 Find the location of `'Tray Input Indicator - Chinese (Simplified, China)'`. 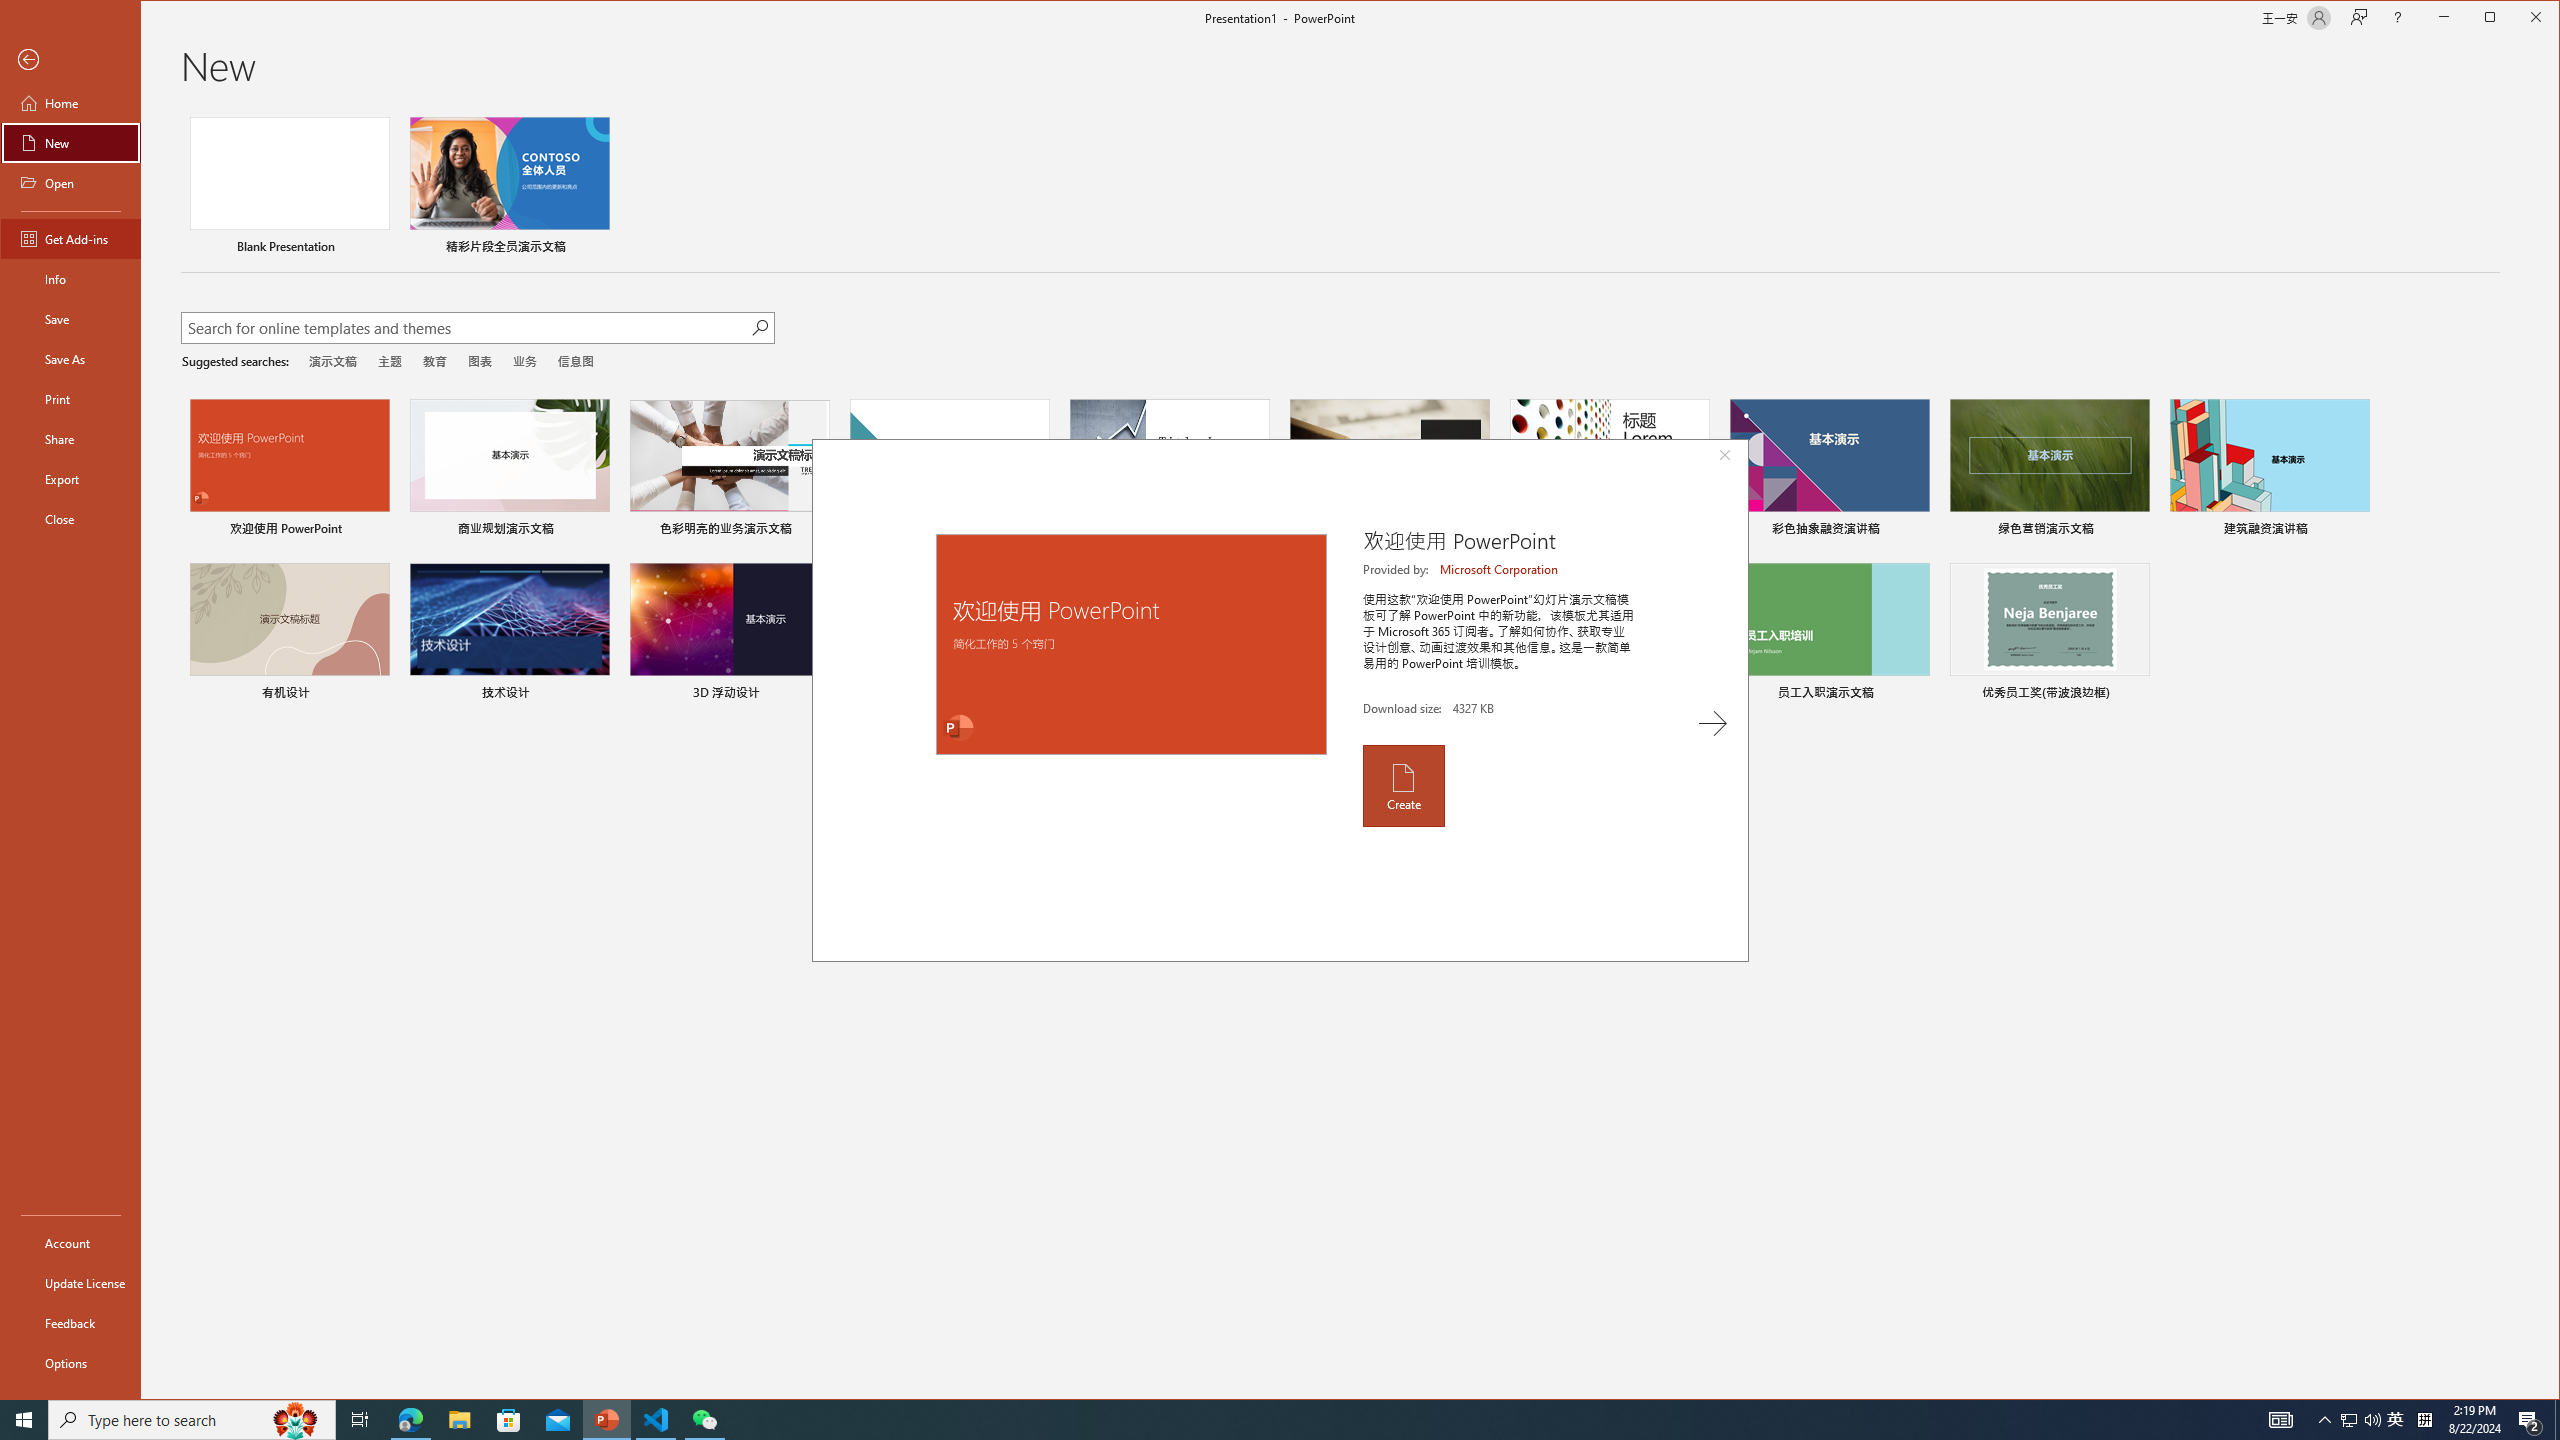

'Tray Input Indicator - Chinese (Simplified, China)' is located at coordinates (2348, 1418).